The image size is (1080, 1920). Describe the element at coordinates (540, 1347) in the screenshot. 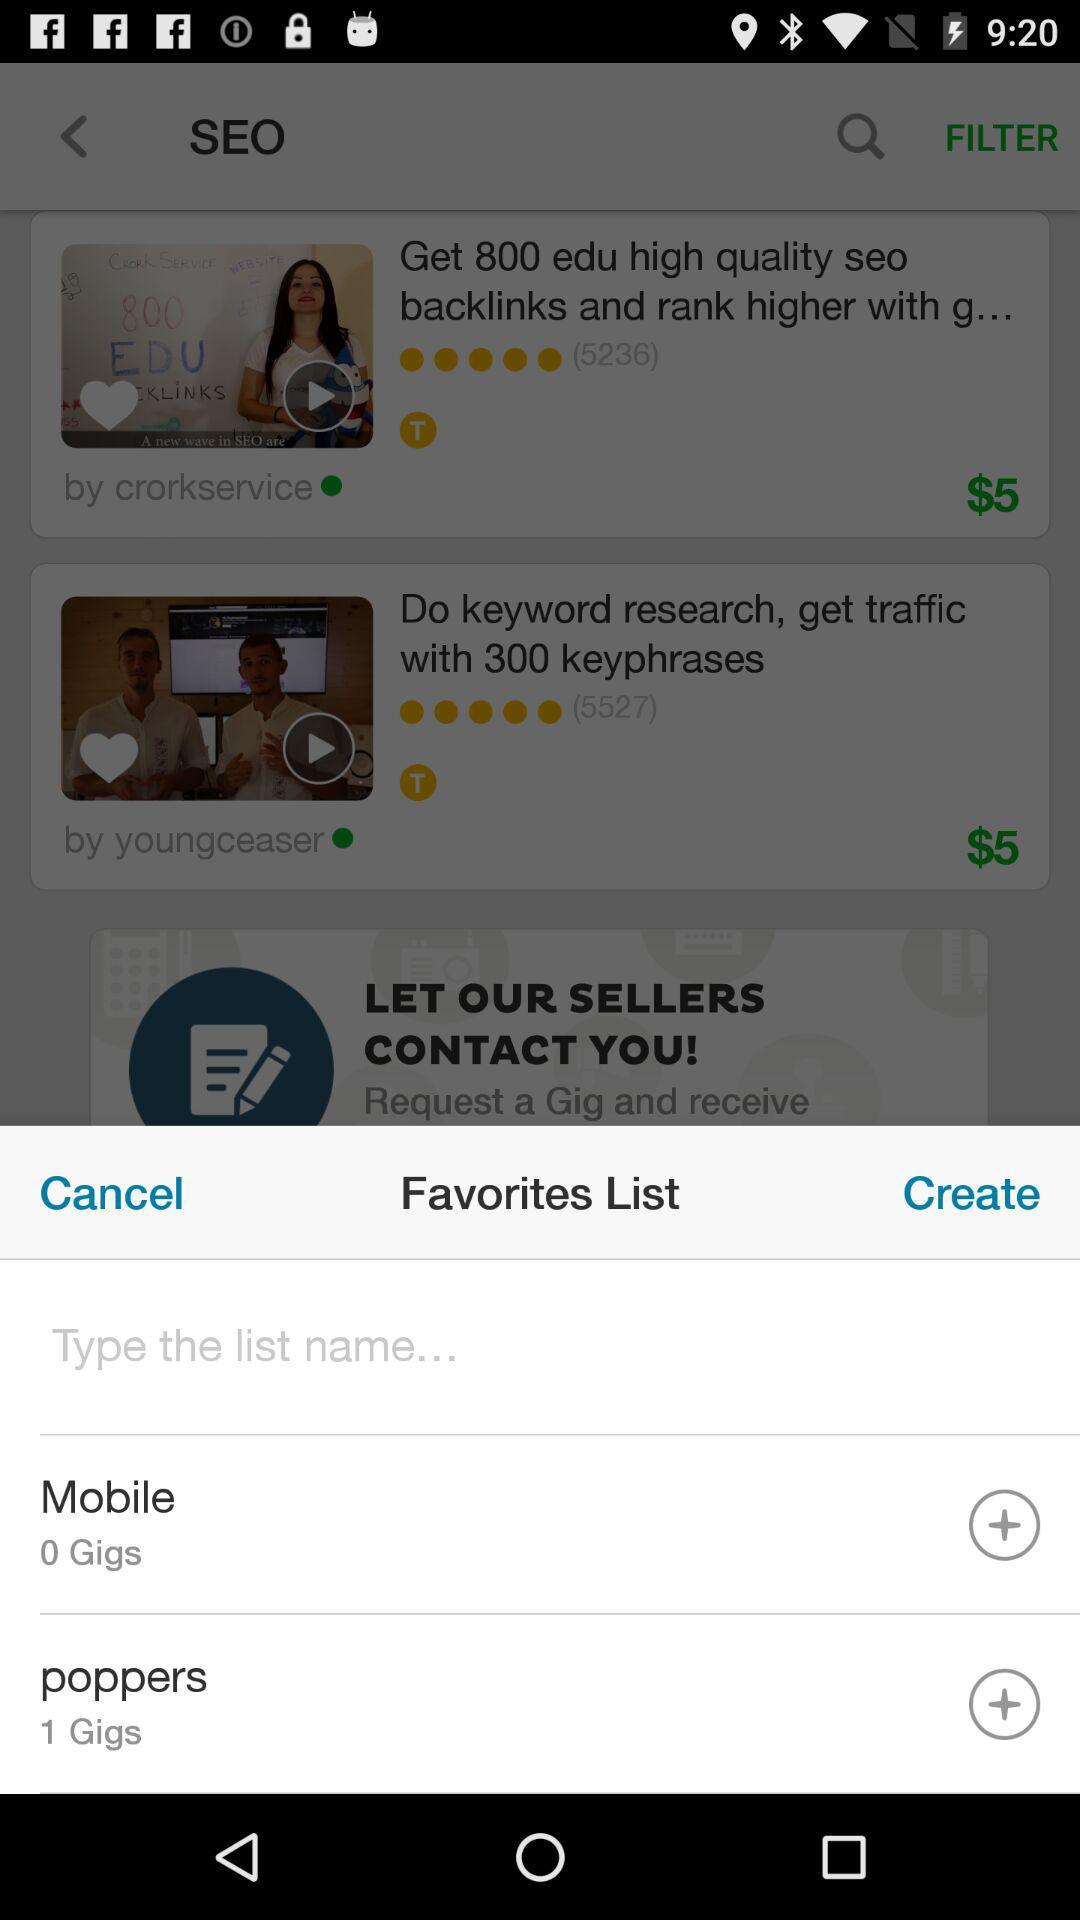

I see `type the name` at that location.